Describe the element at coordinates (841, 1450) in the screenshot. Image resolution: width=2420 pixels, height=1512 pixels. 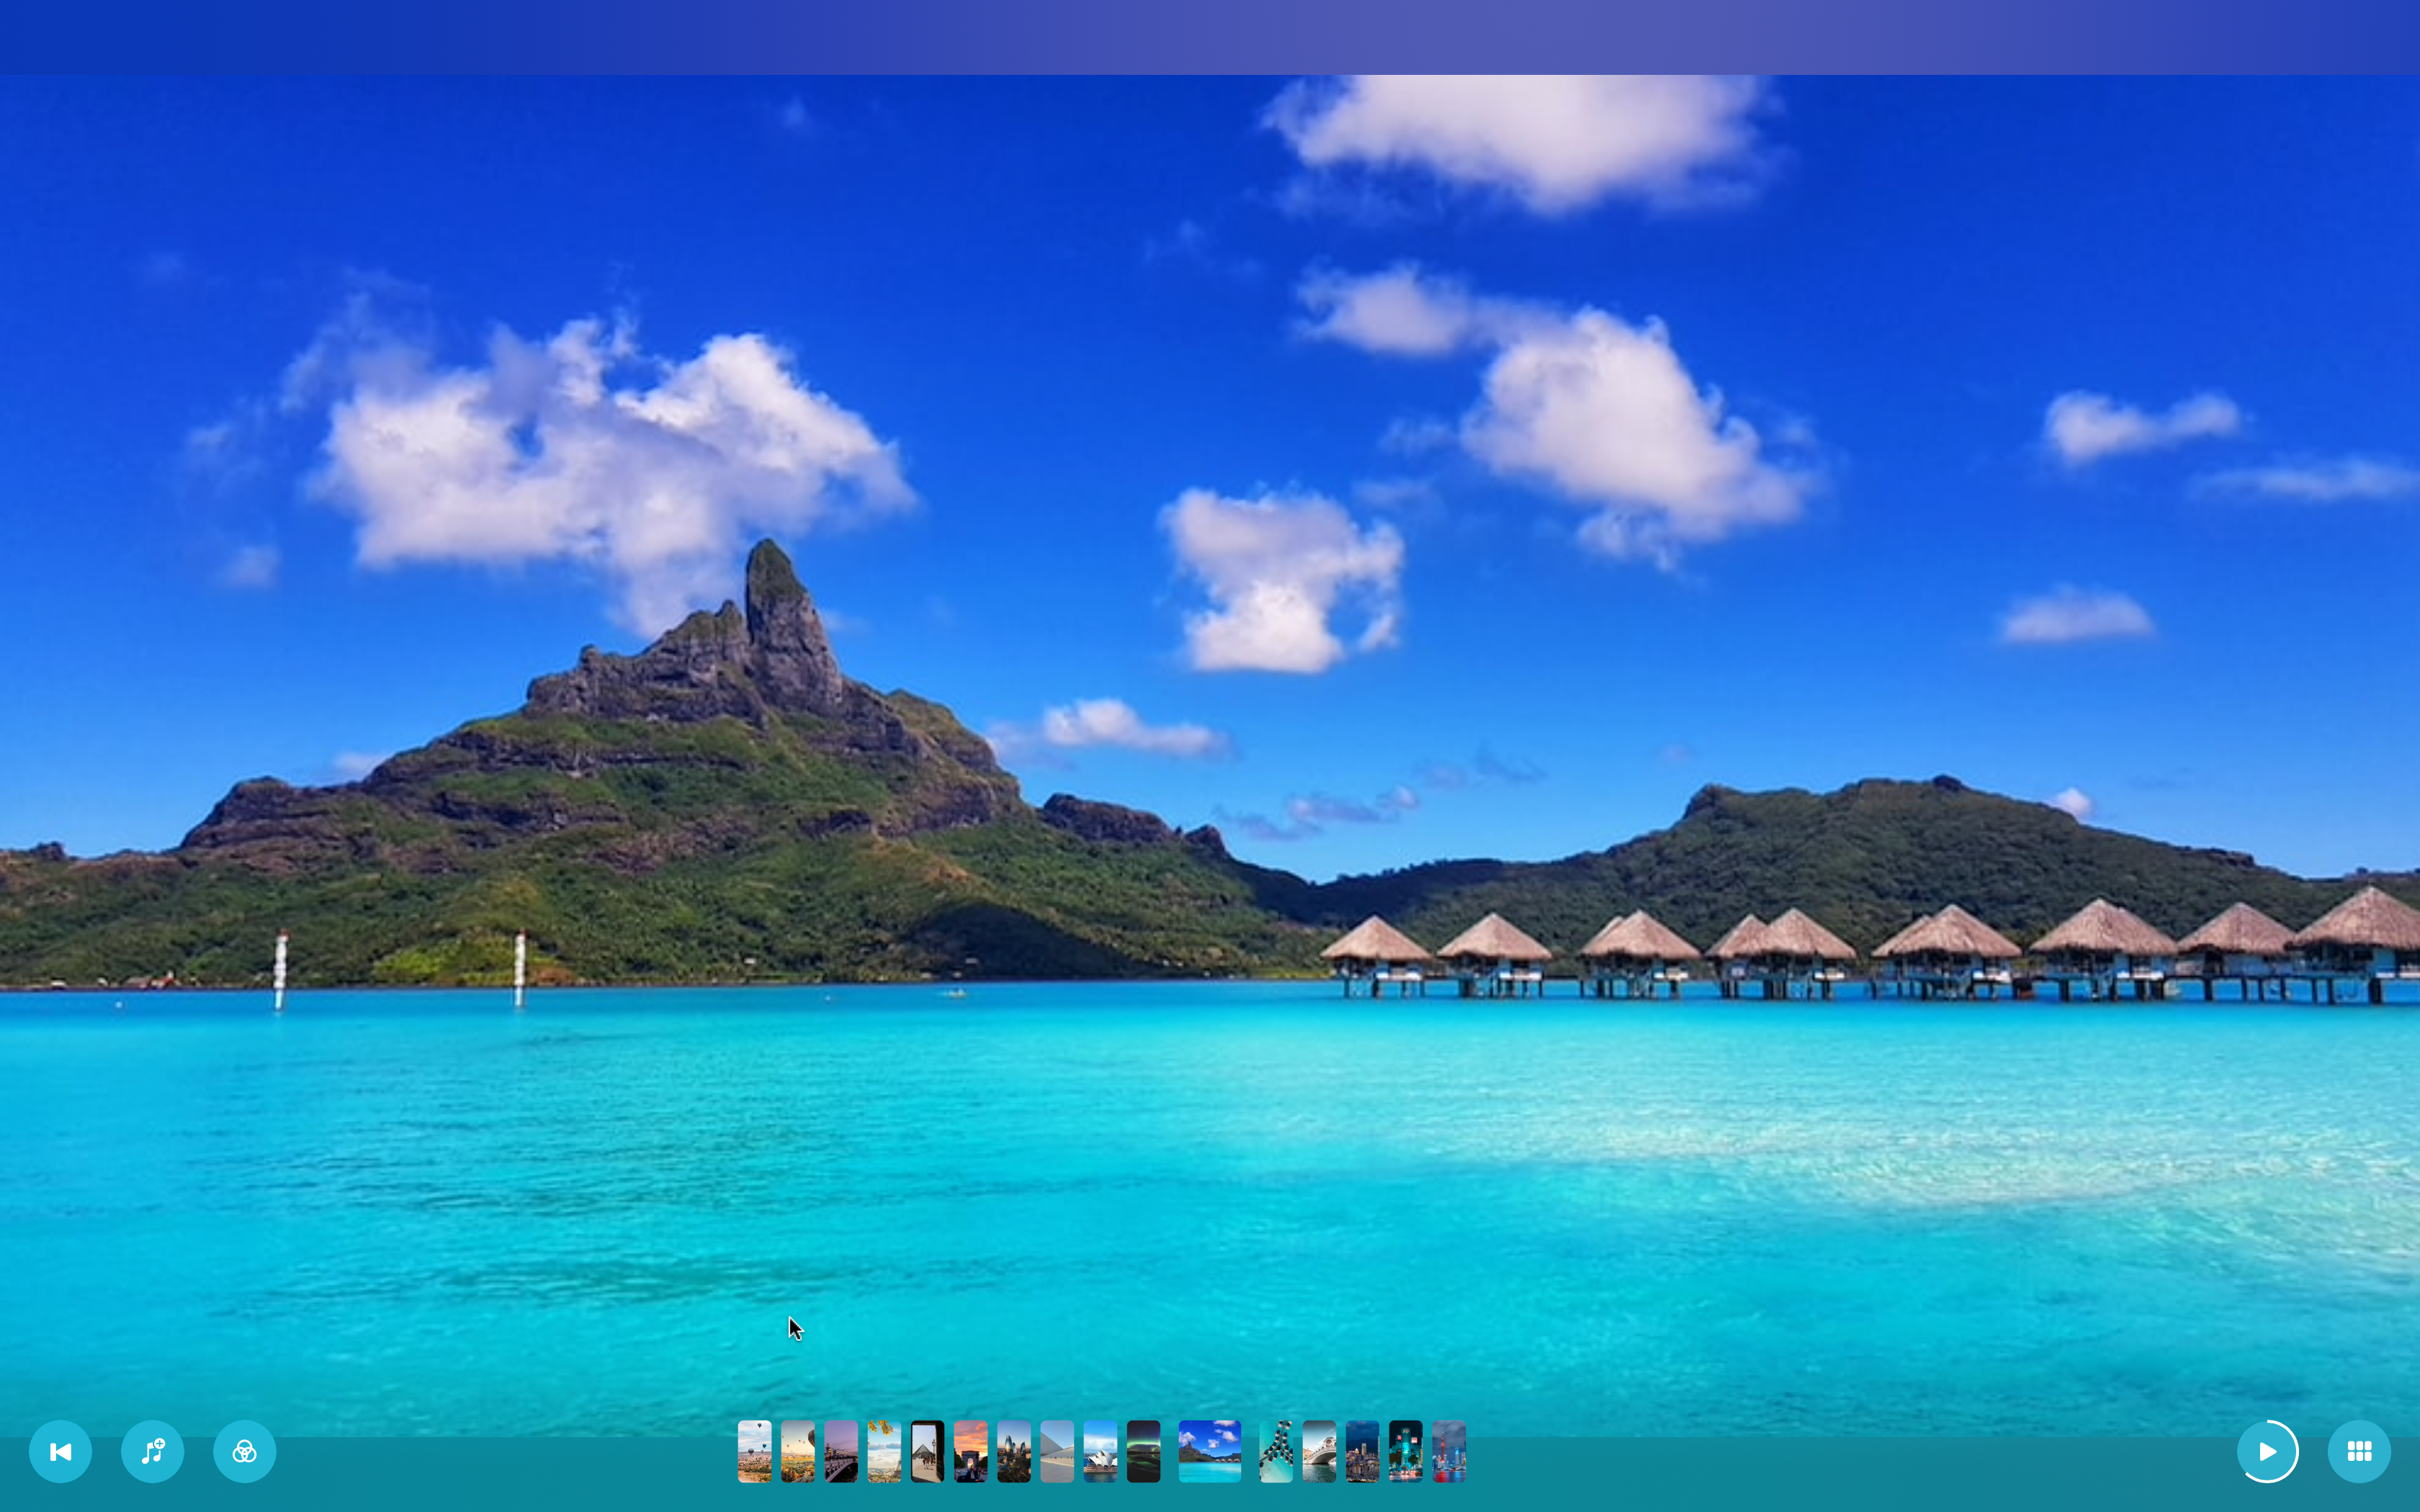
I see `Directly skip to the third picture in the slideshow` at that location.